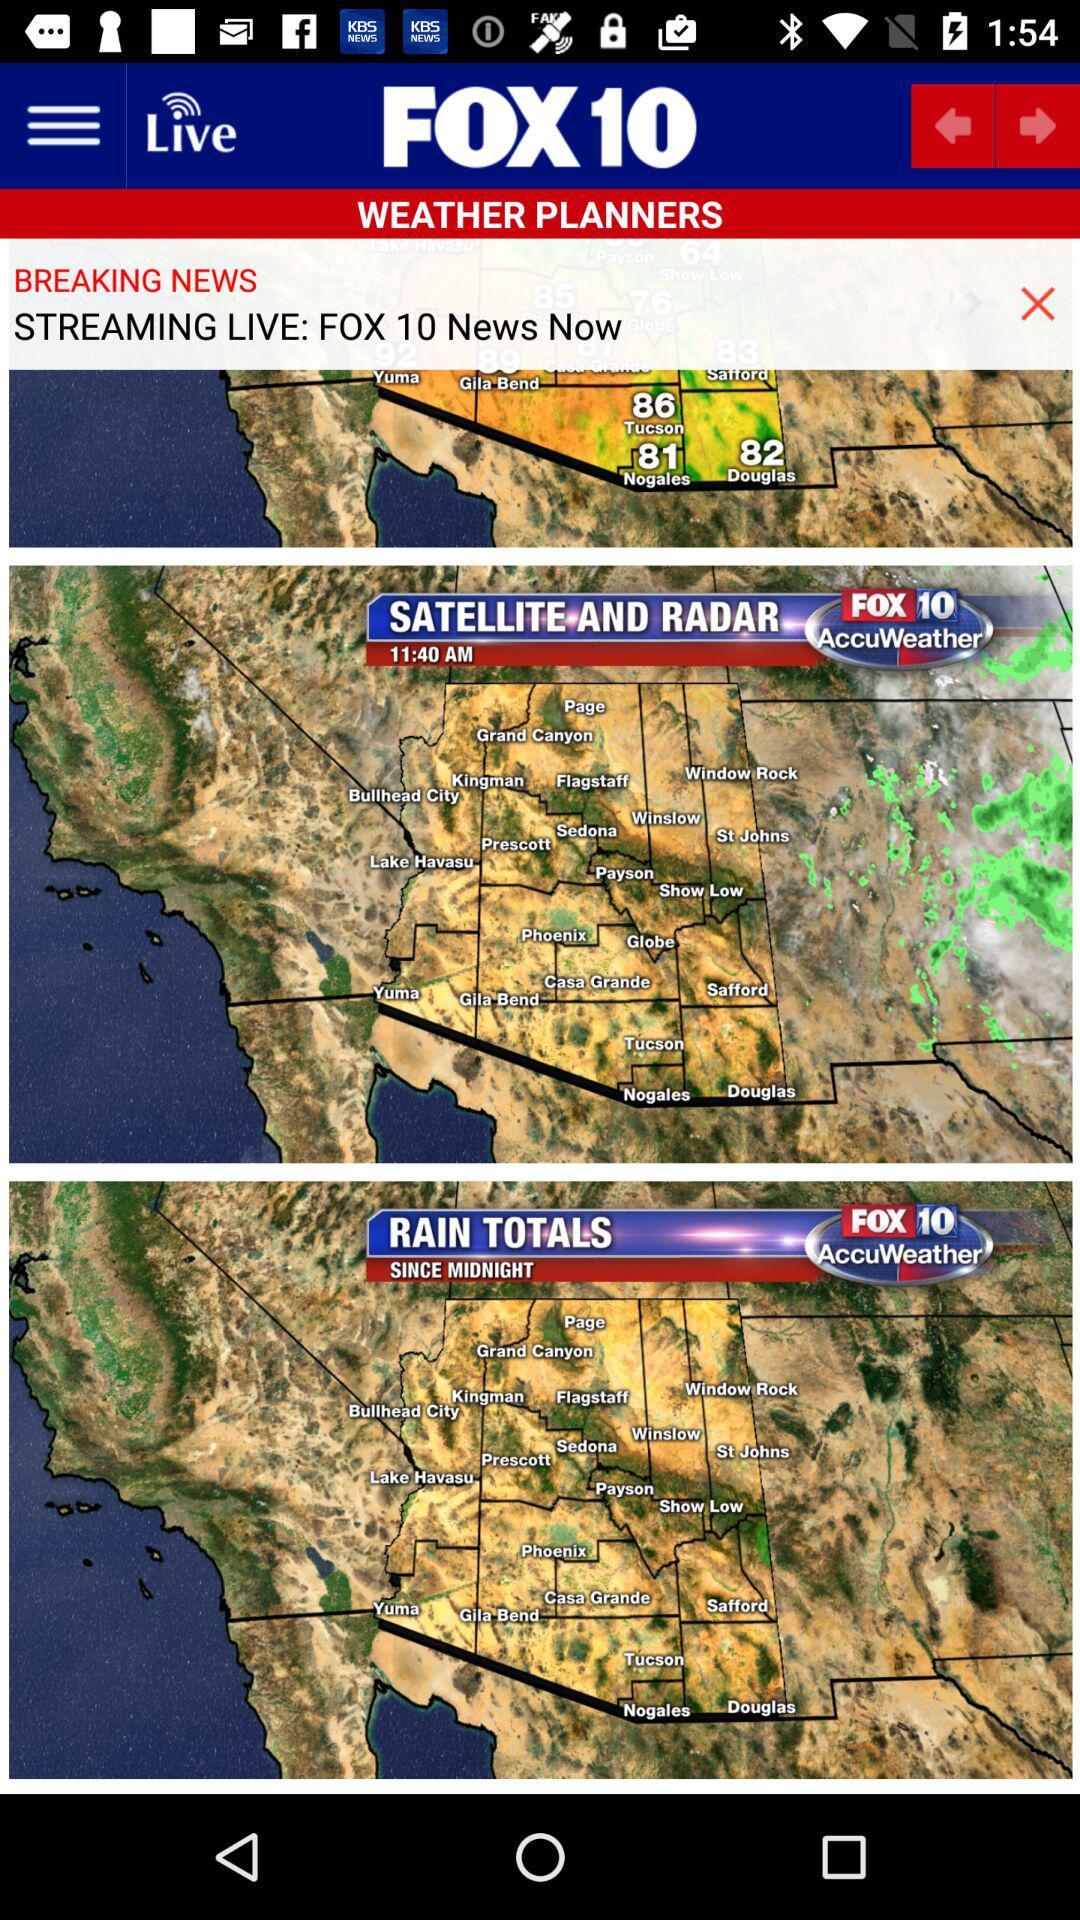  I want to click on the arrow_backward icon, so click(952, 124).